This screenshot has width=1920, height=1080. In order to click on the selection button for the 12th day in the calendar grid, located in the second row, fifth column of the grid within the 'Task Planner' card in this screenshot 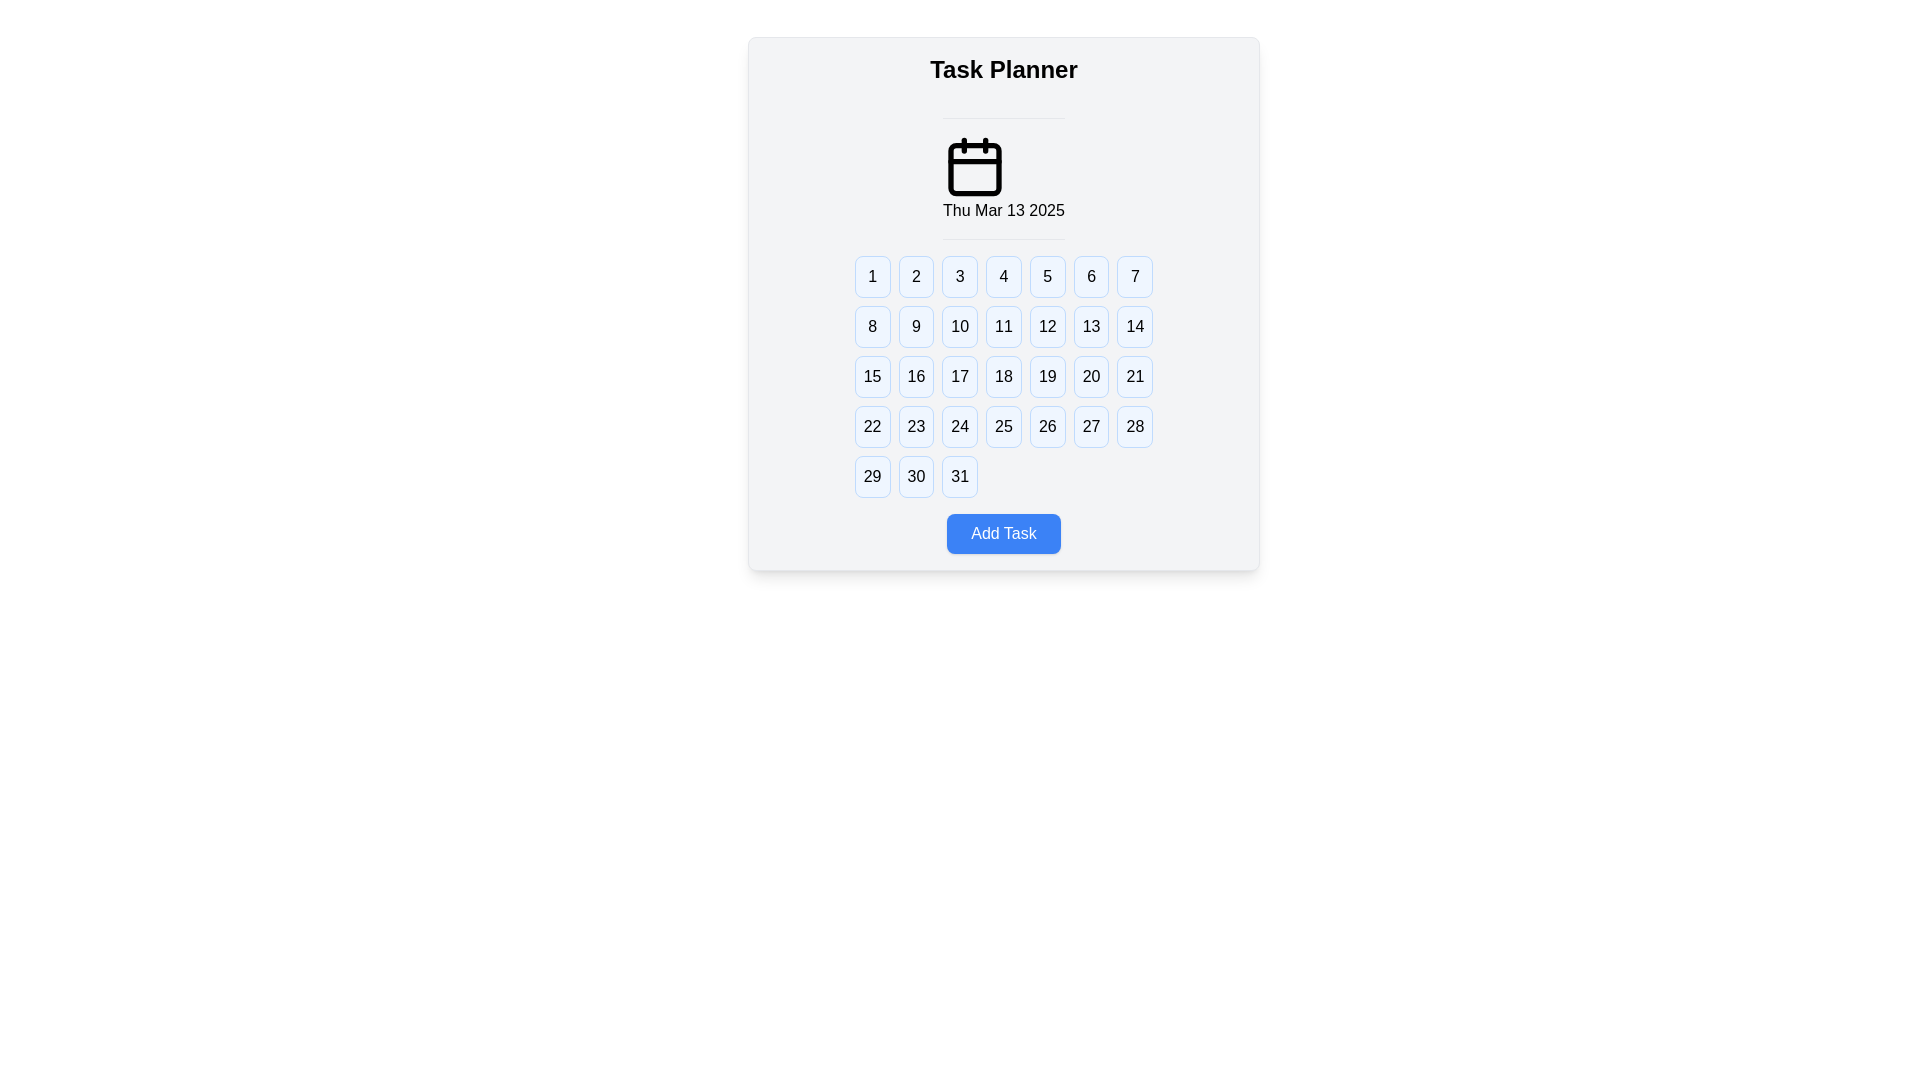, I will do `click(1046, 326)`.